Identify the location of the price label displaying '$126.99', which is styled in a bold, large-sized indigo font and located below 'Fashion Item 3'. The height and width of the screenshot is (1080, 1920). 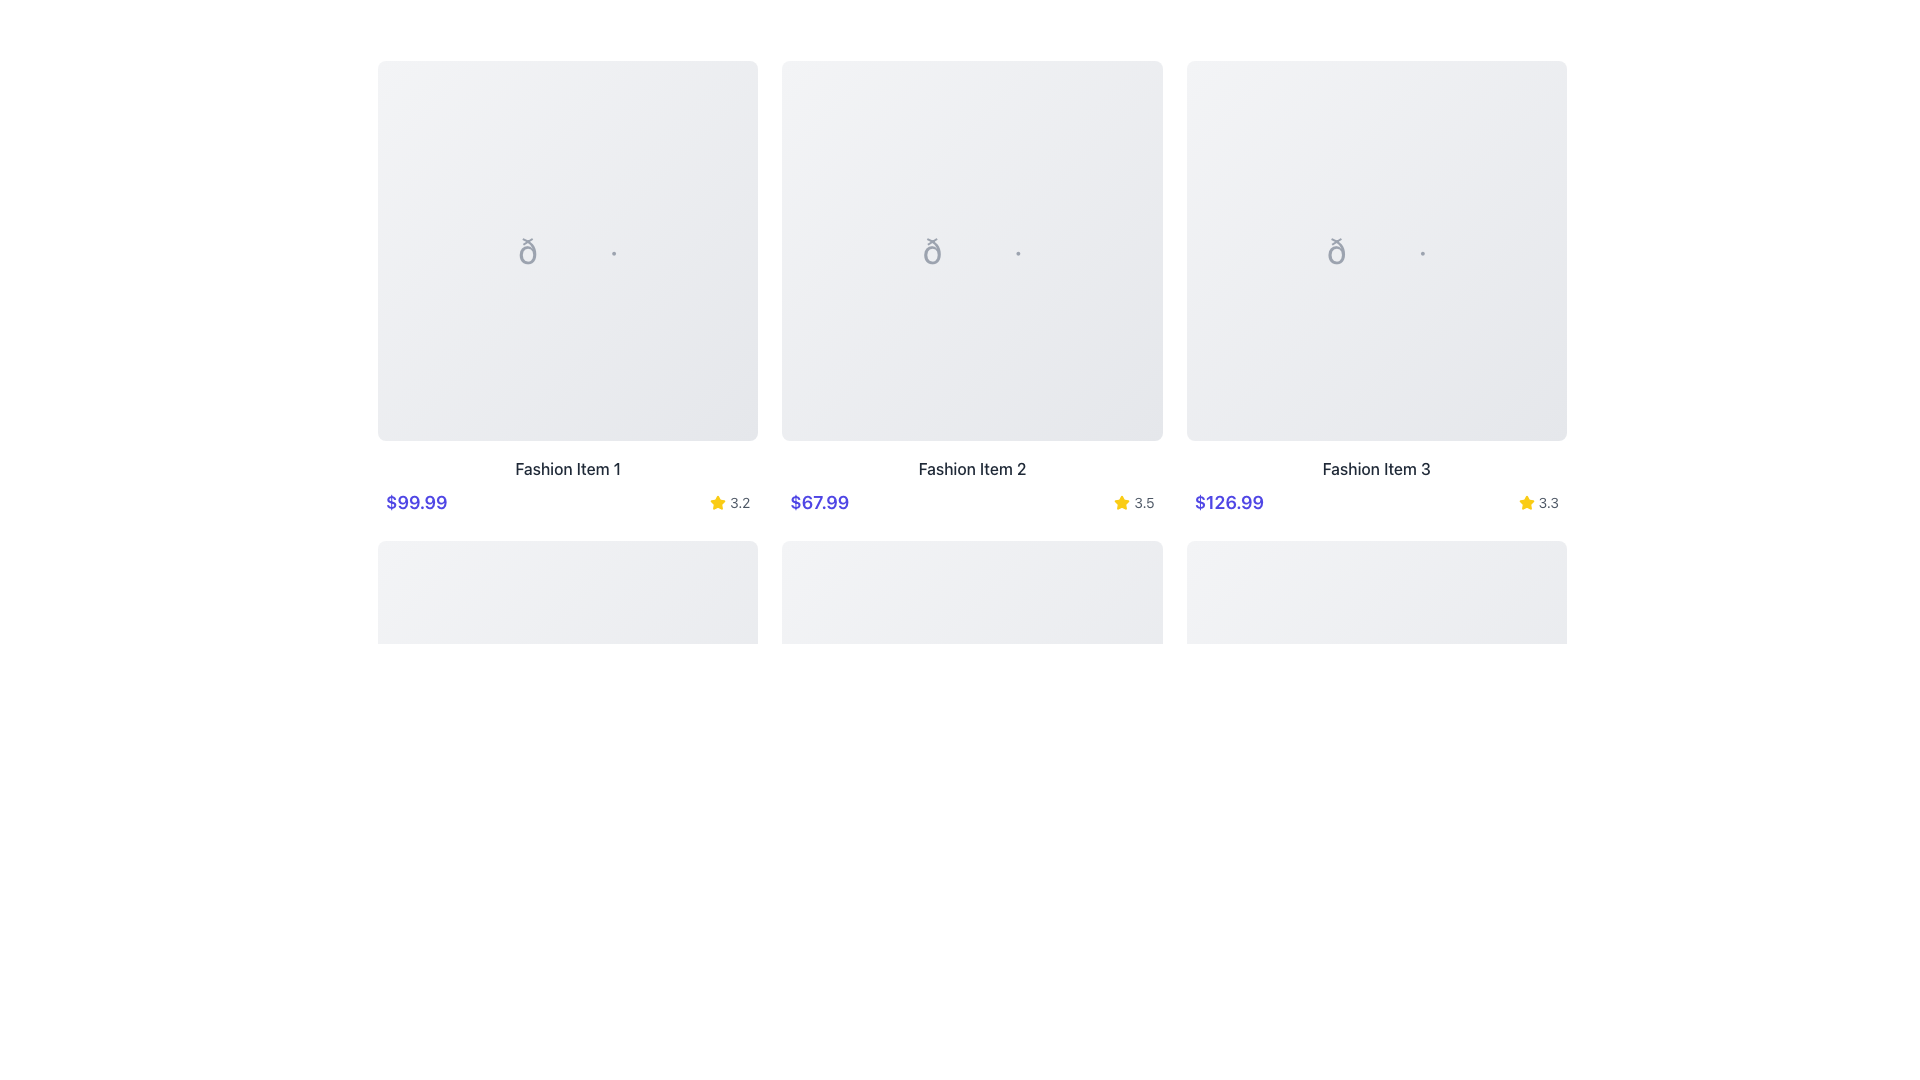
(1228, 502).